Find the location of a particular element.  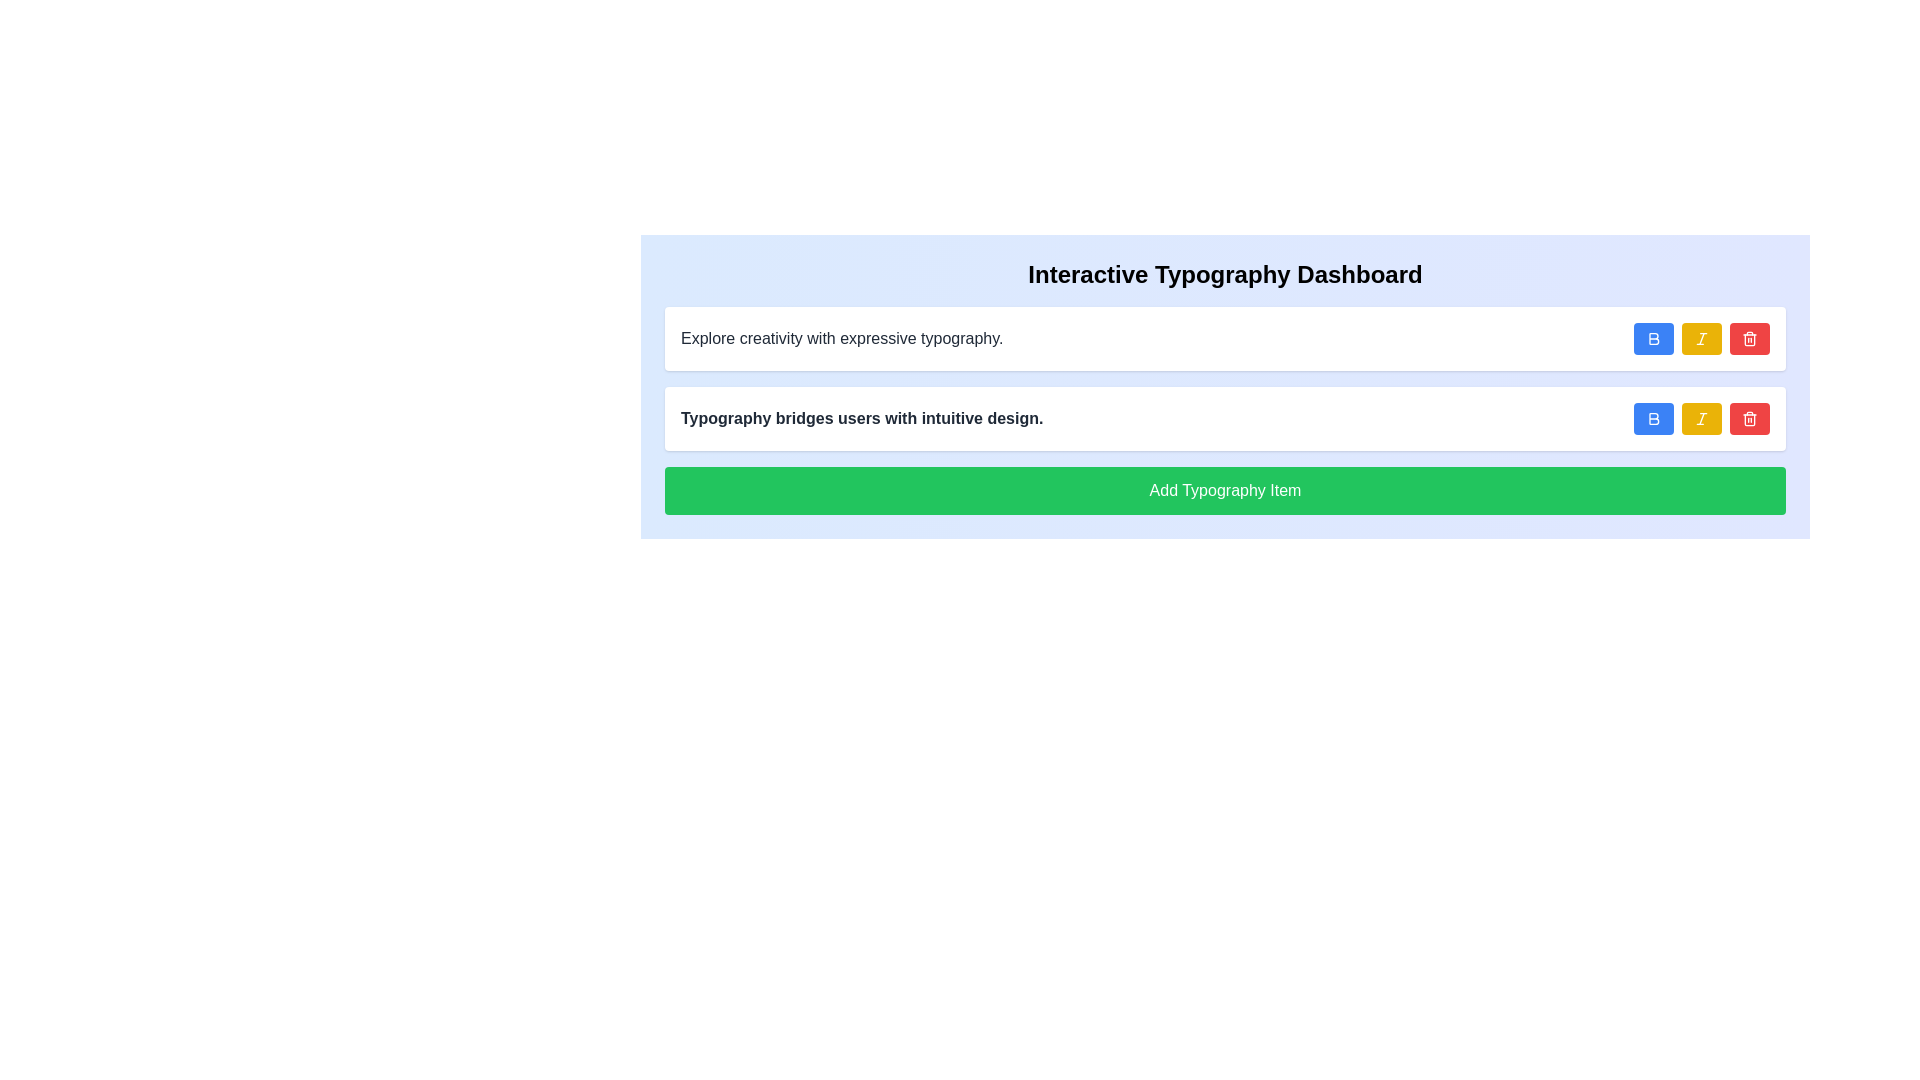

the red trash can icon button located on the rightmost side of a horizontal group of three icons is located at coordinates (1749, 338).